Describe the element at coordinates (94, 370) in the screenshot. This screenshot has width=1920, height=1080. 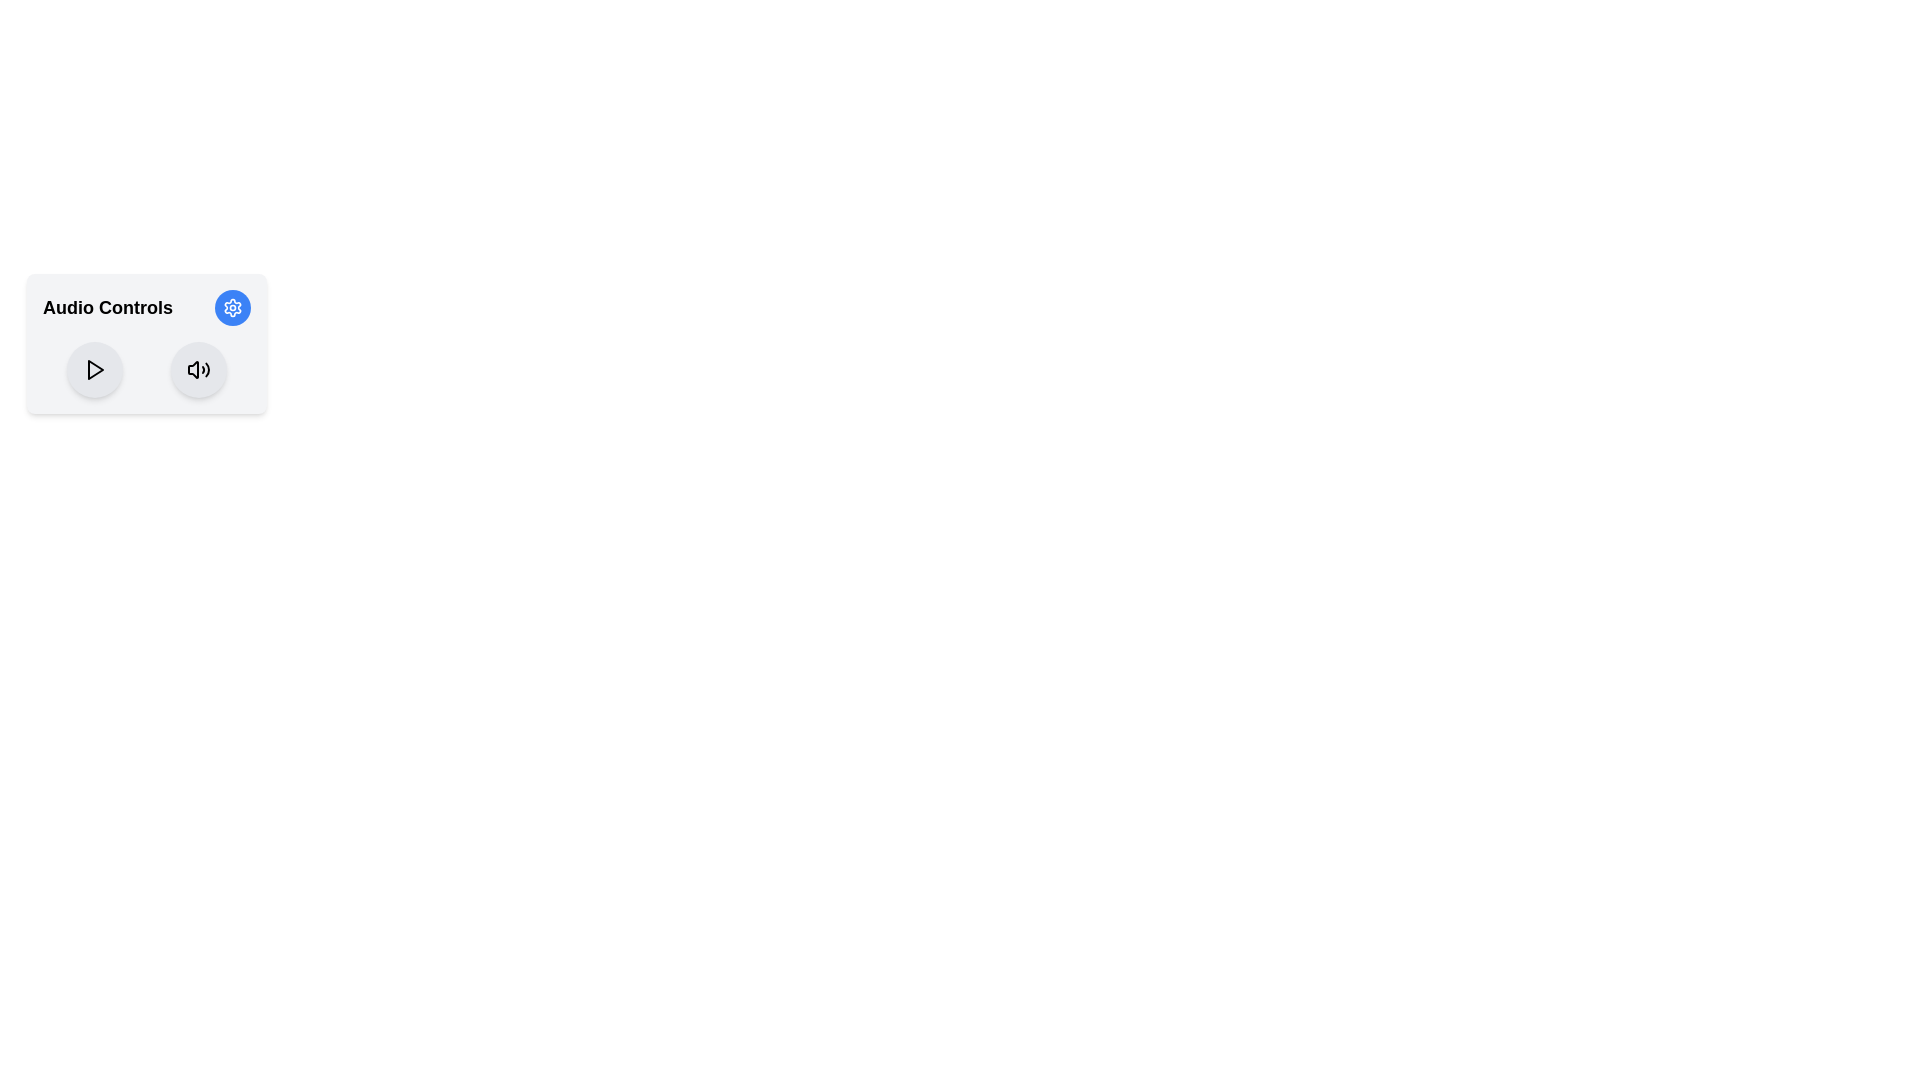
I see `the leftmost circular 'Play' button with a light gray background and a black triangular play icon in the 'Audio Controls' section` at that location.